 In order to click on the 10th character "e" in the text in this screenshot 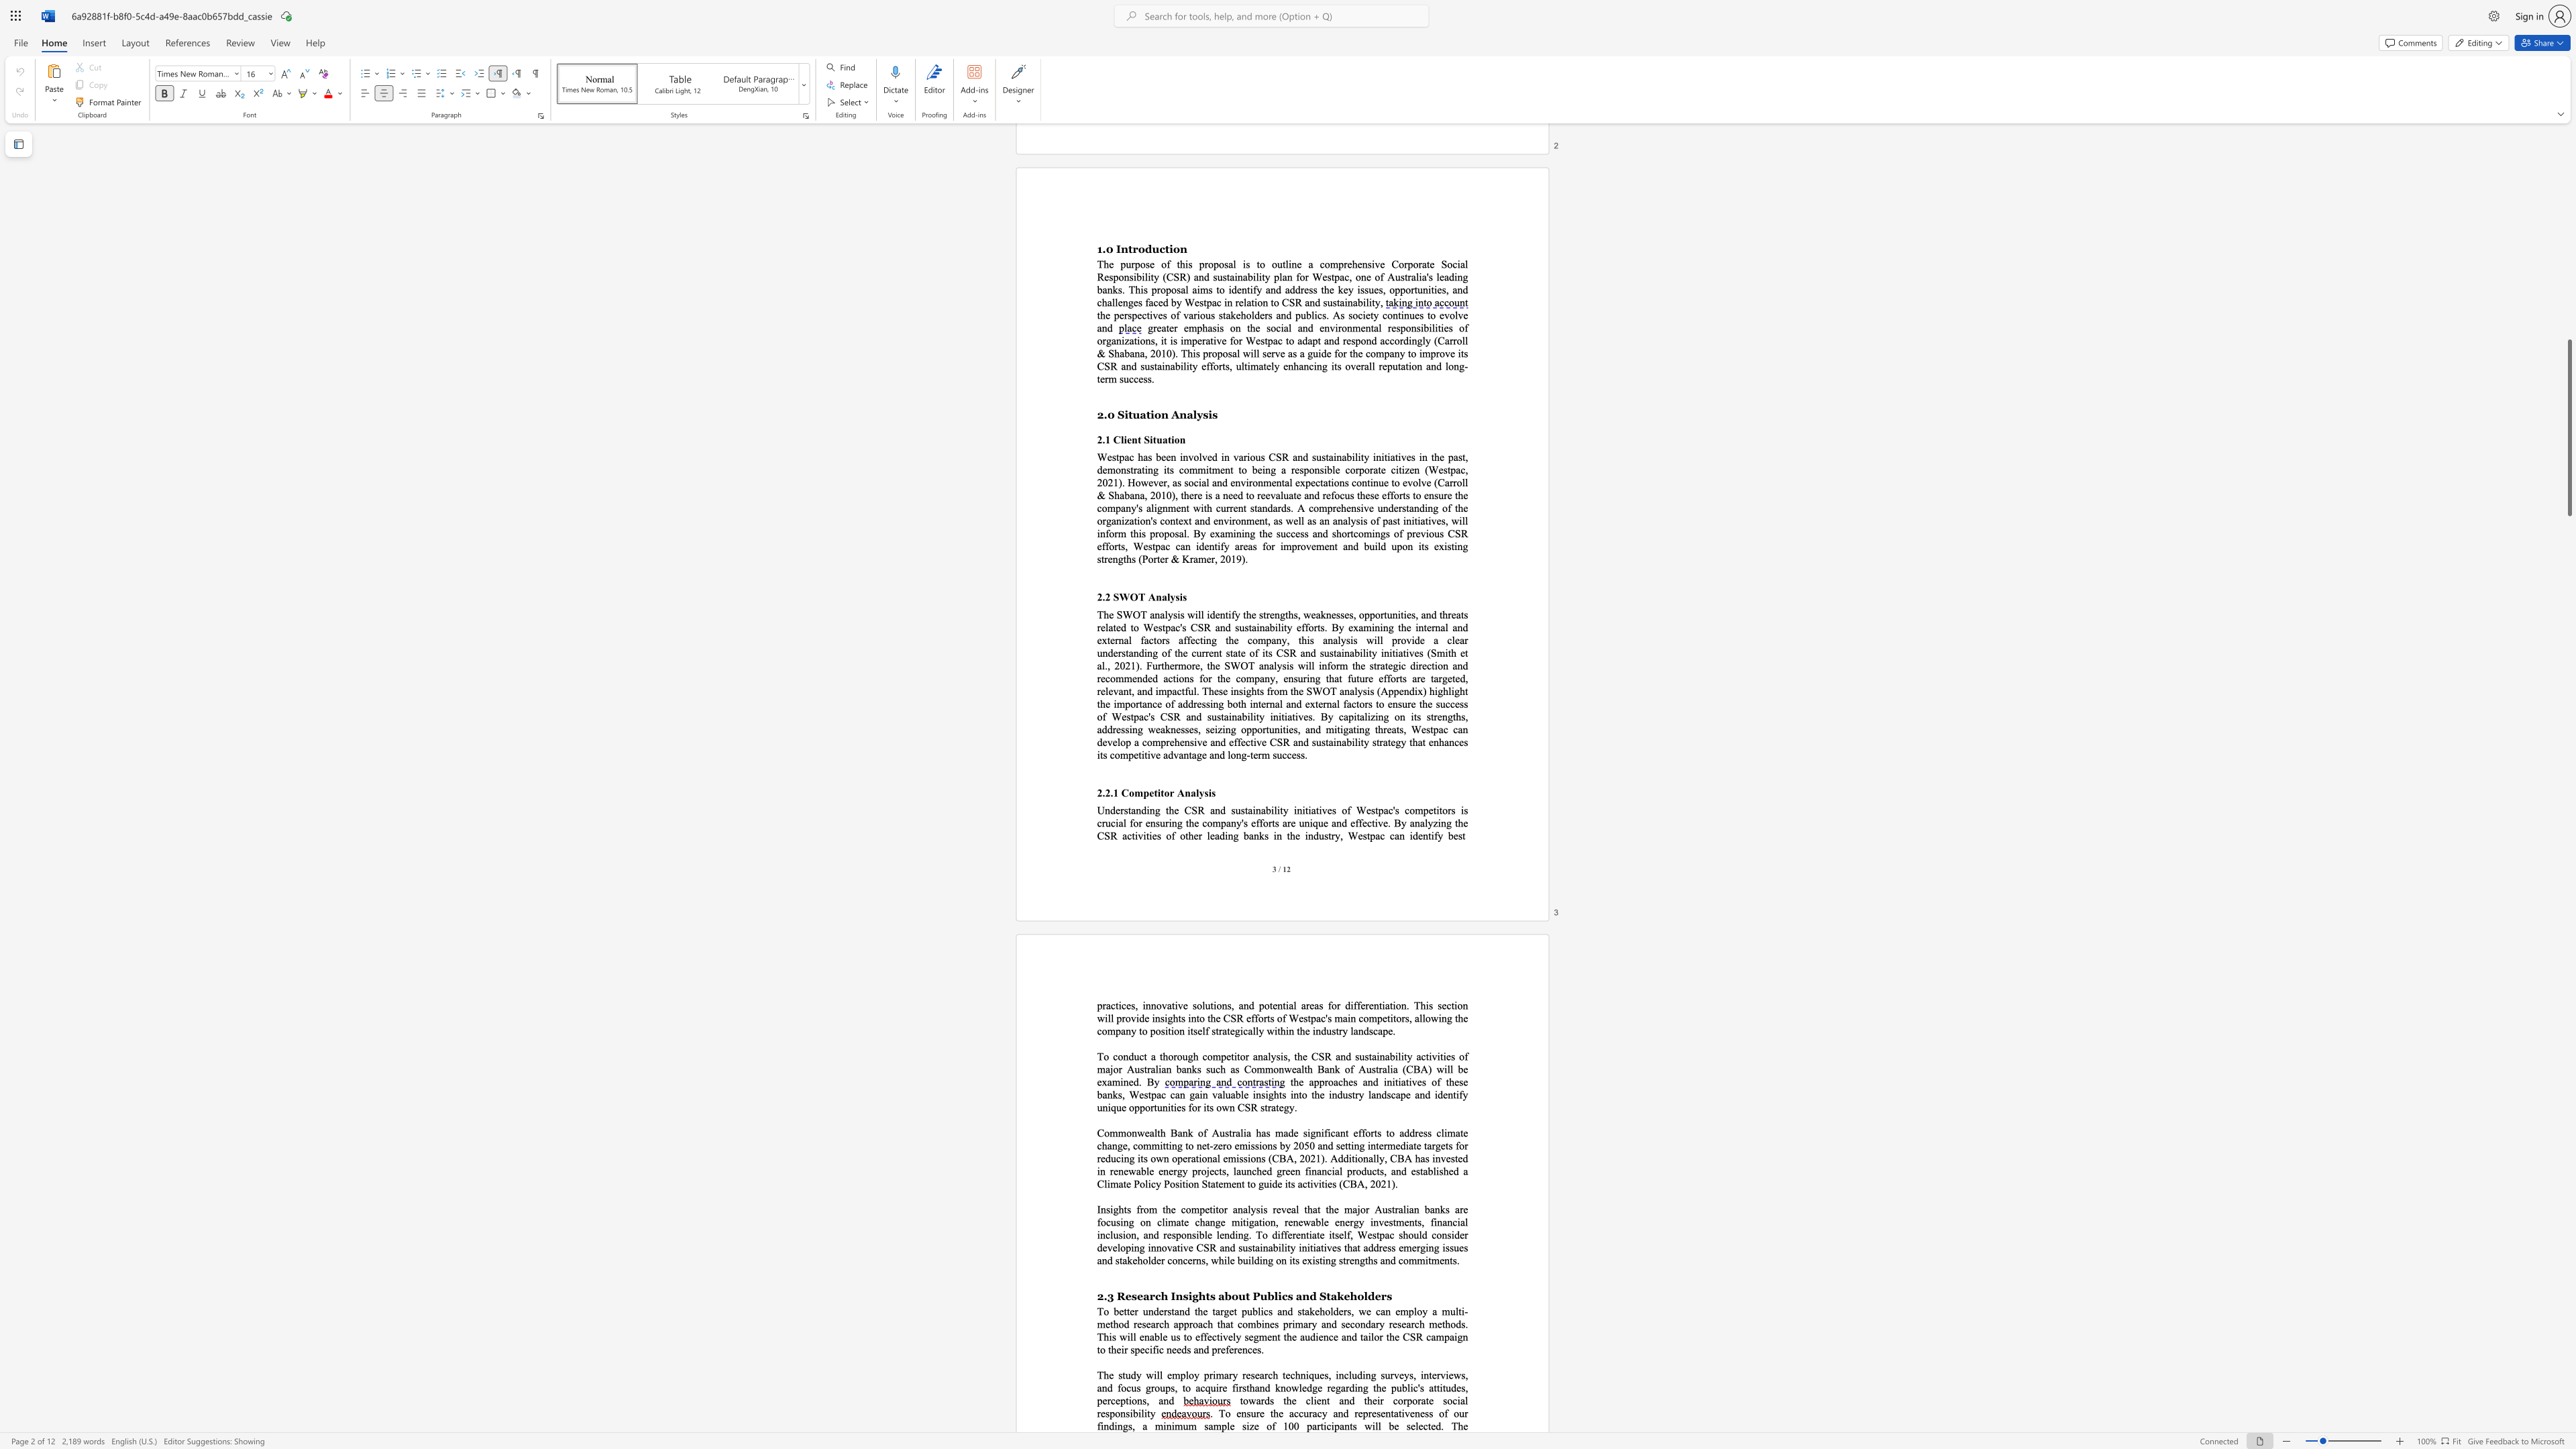, I will do `click(1256, 1426)`.